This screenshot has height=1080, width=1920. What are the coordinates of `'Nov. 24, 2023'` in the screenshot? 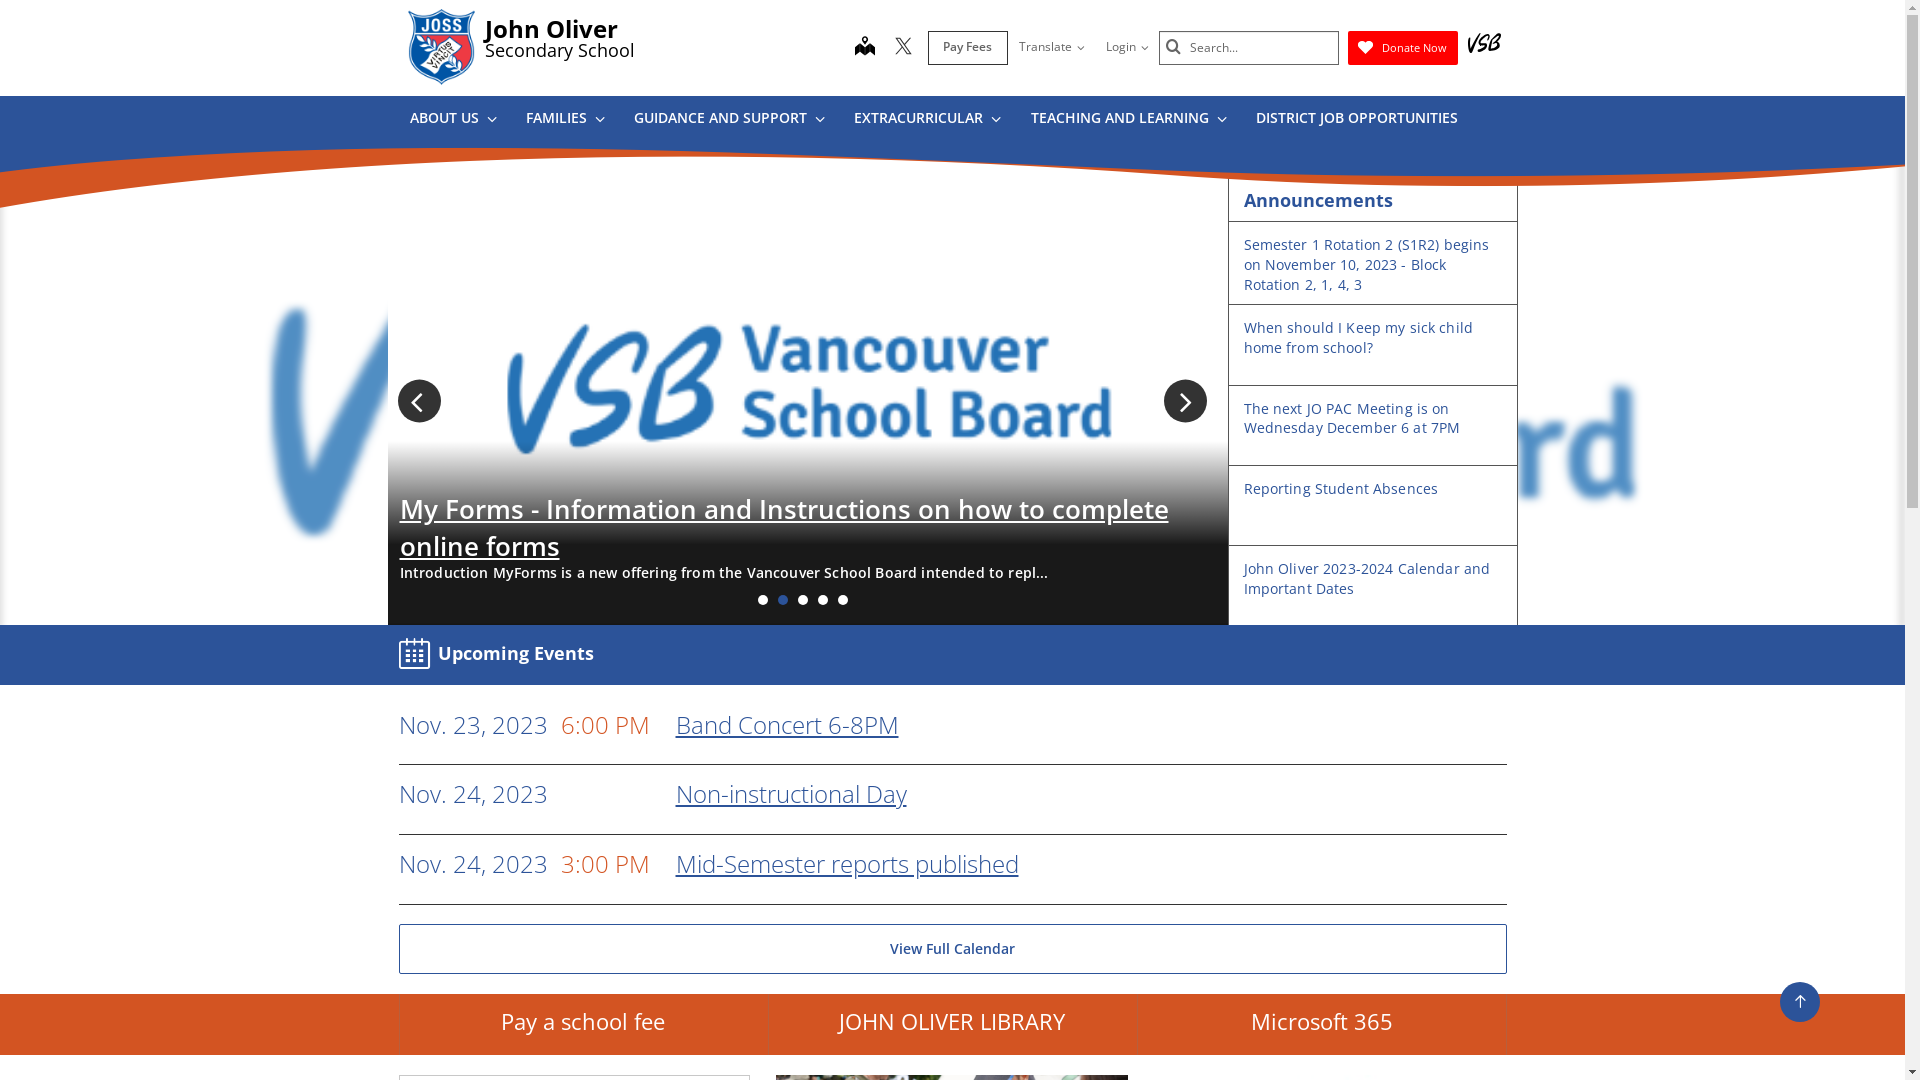 It's located at (398, 793).